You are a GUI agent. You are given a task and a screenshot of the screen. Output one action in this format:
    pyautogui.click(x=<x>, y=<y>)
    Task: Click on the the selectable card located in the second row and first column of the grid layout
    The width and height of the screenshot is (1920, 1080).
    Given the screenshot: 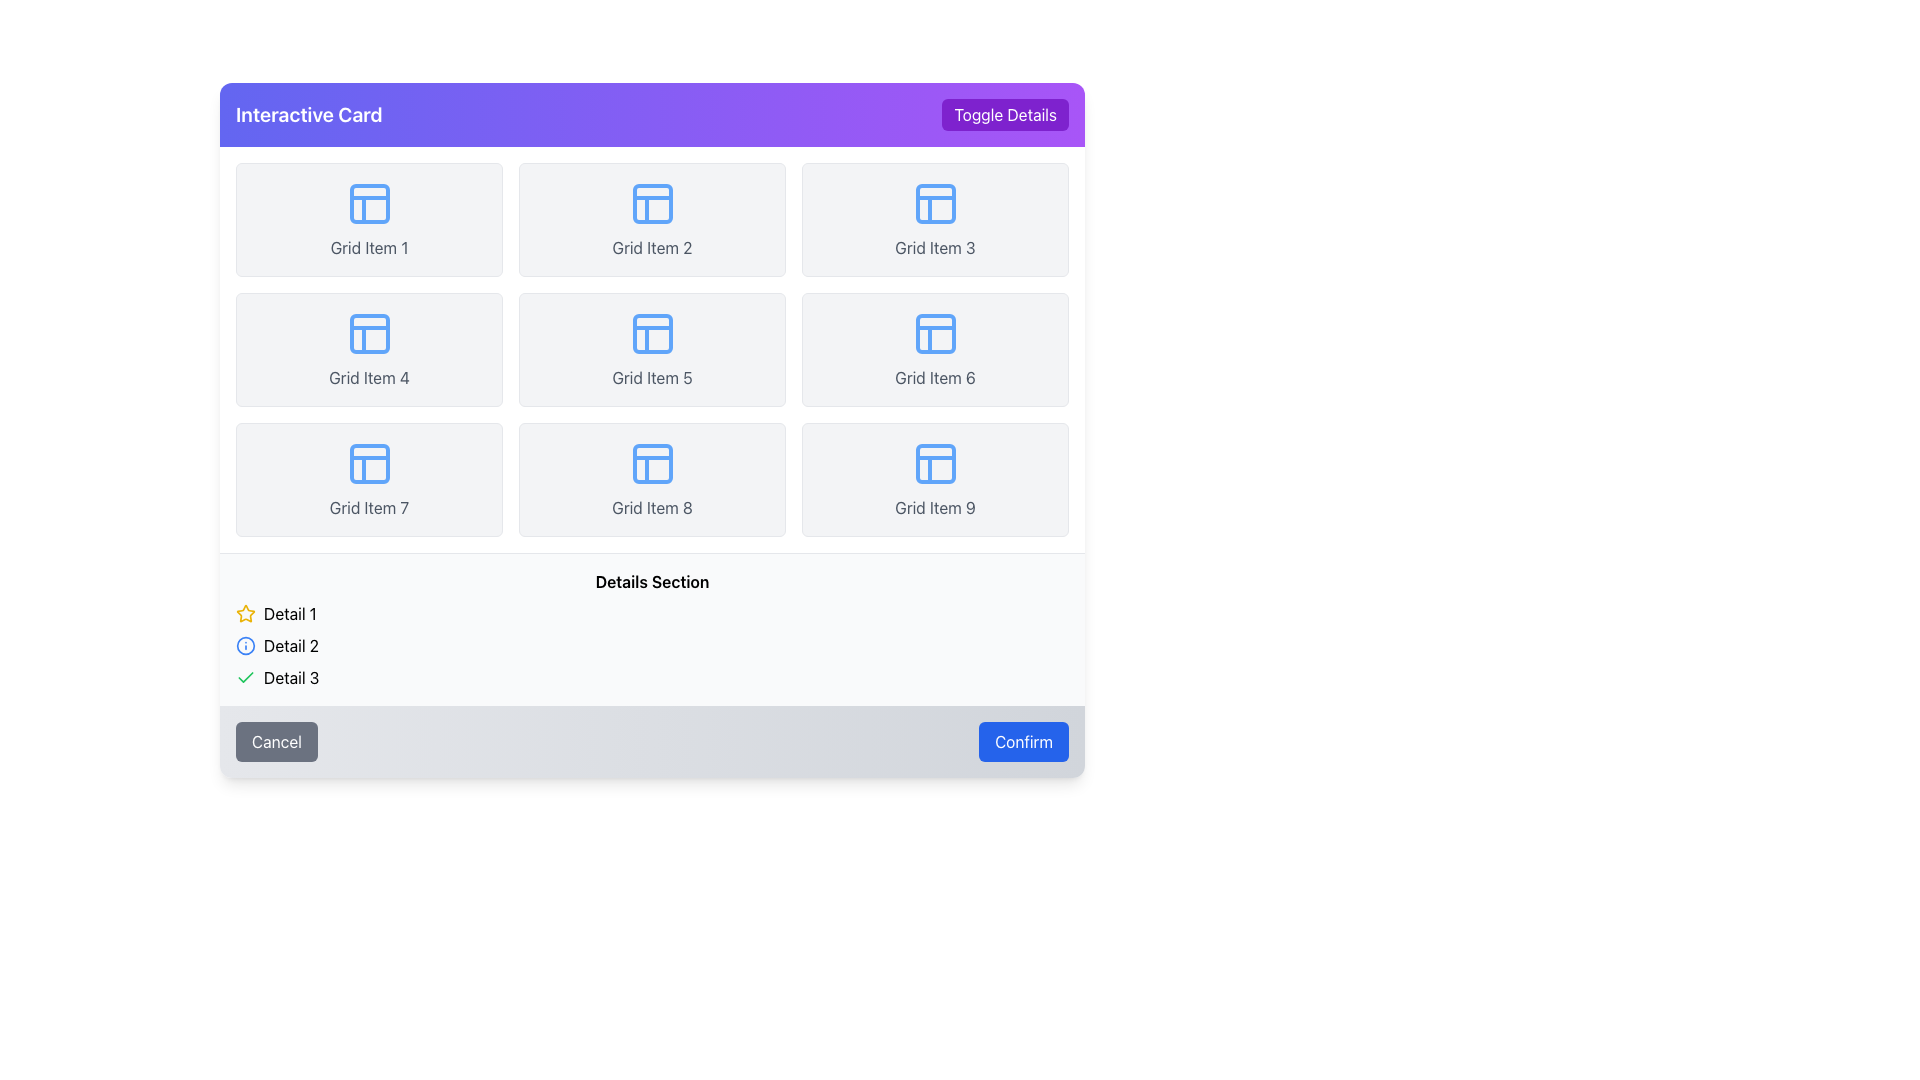 What is the action you would take?
    pyautogui.click(x=369, y=349)
    